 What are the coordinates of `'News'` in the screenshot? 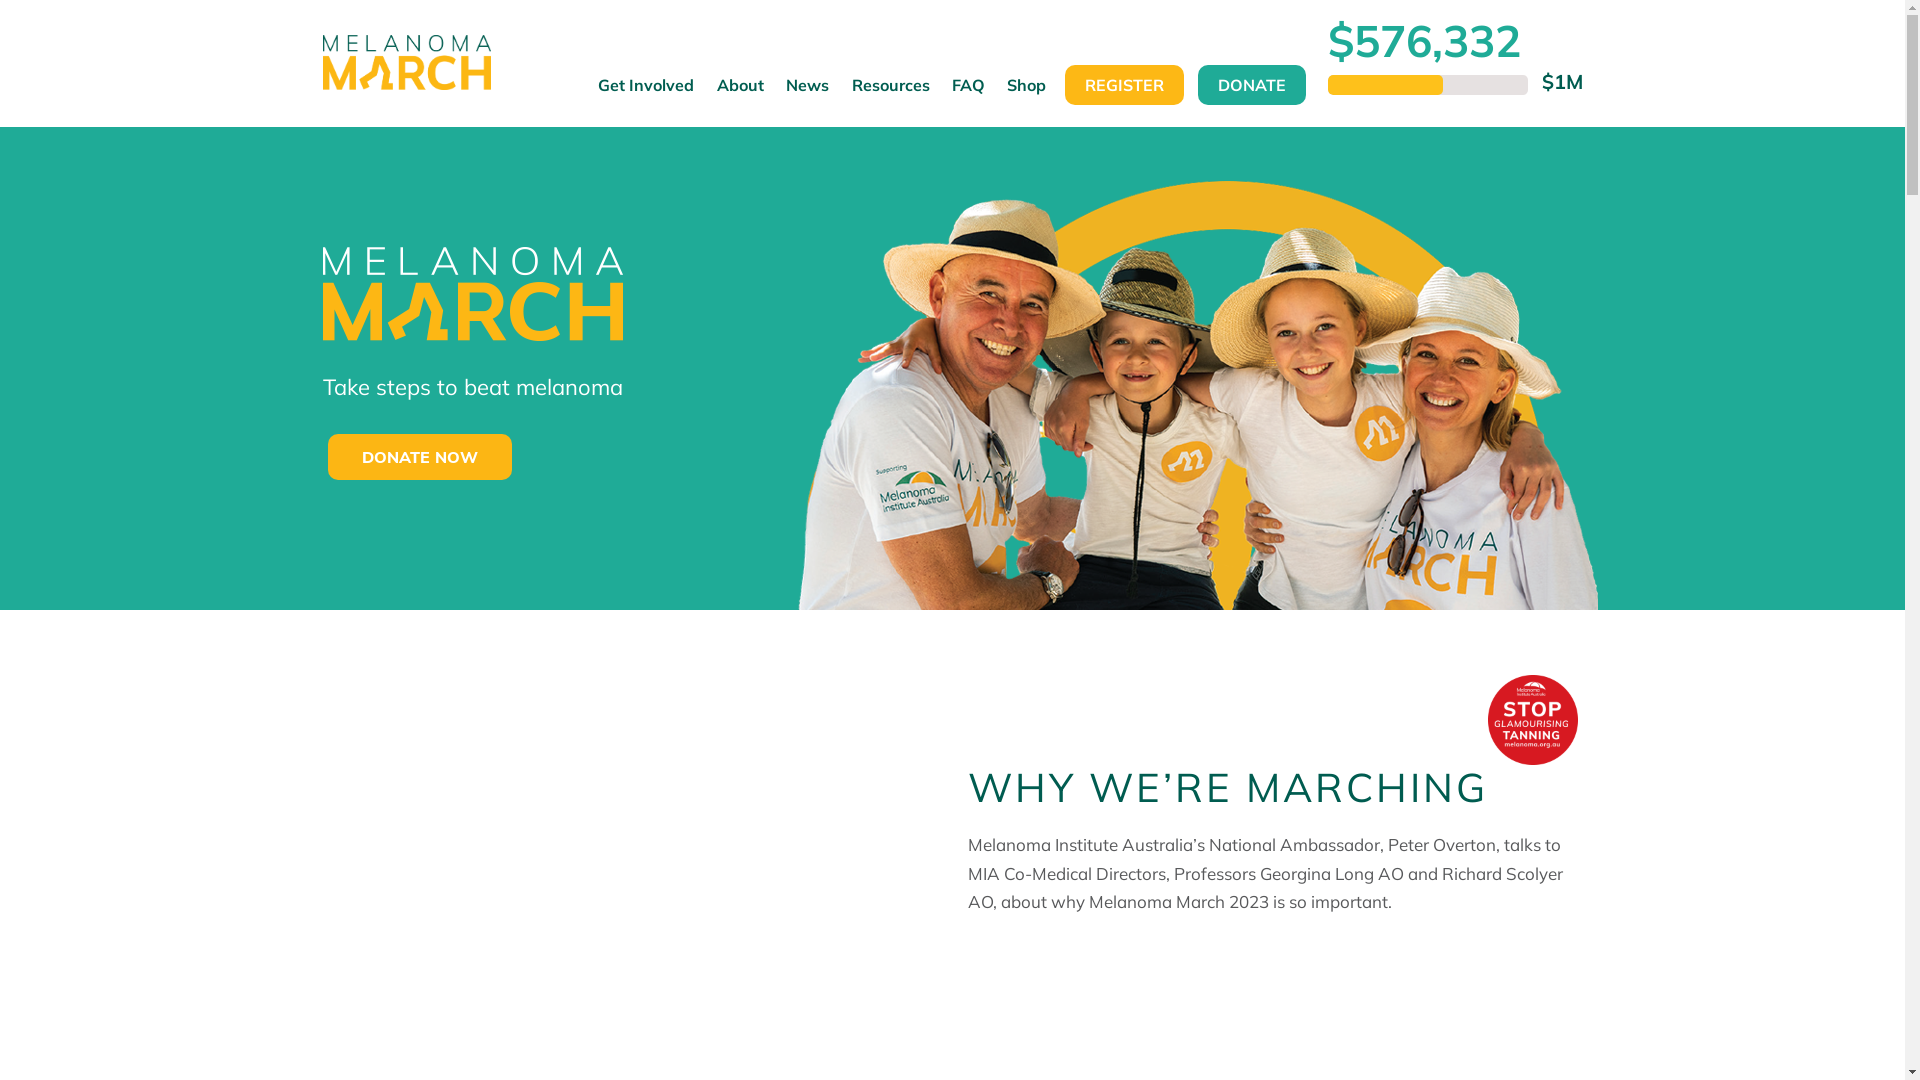 It's located at (807, 94).